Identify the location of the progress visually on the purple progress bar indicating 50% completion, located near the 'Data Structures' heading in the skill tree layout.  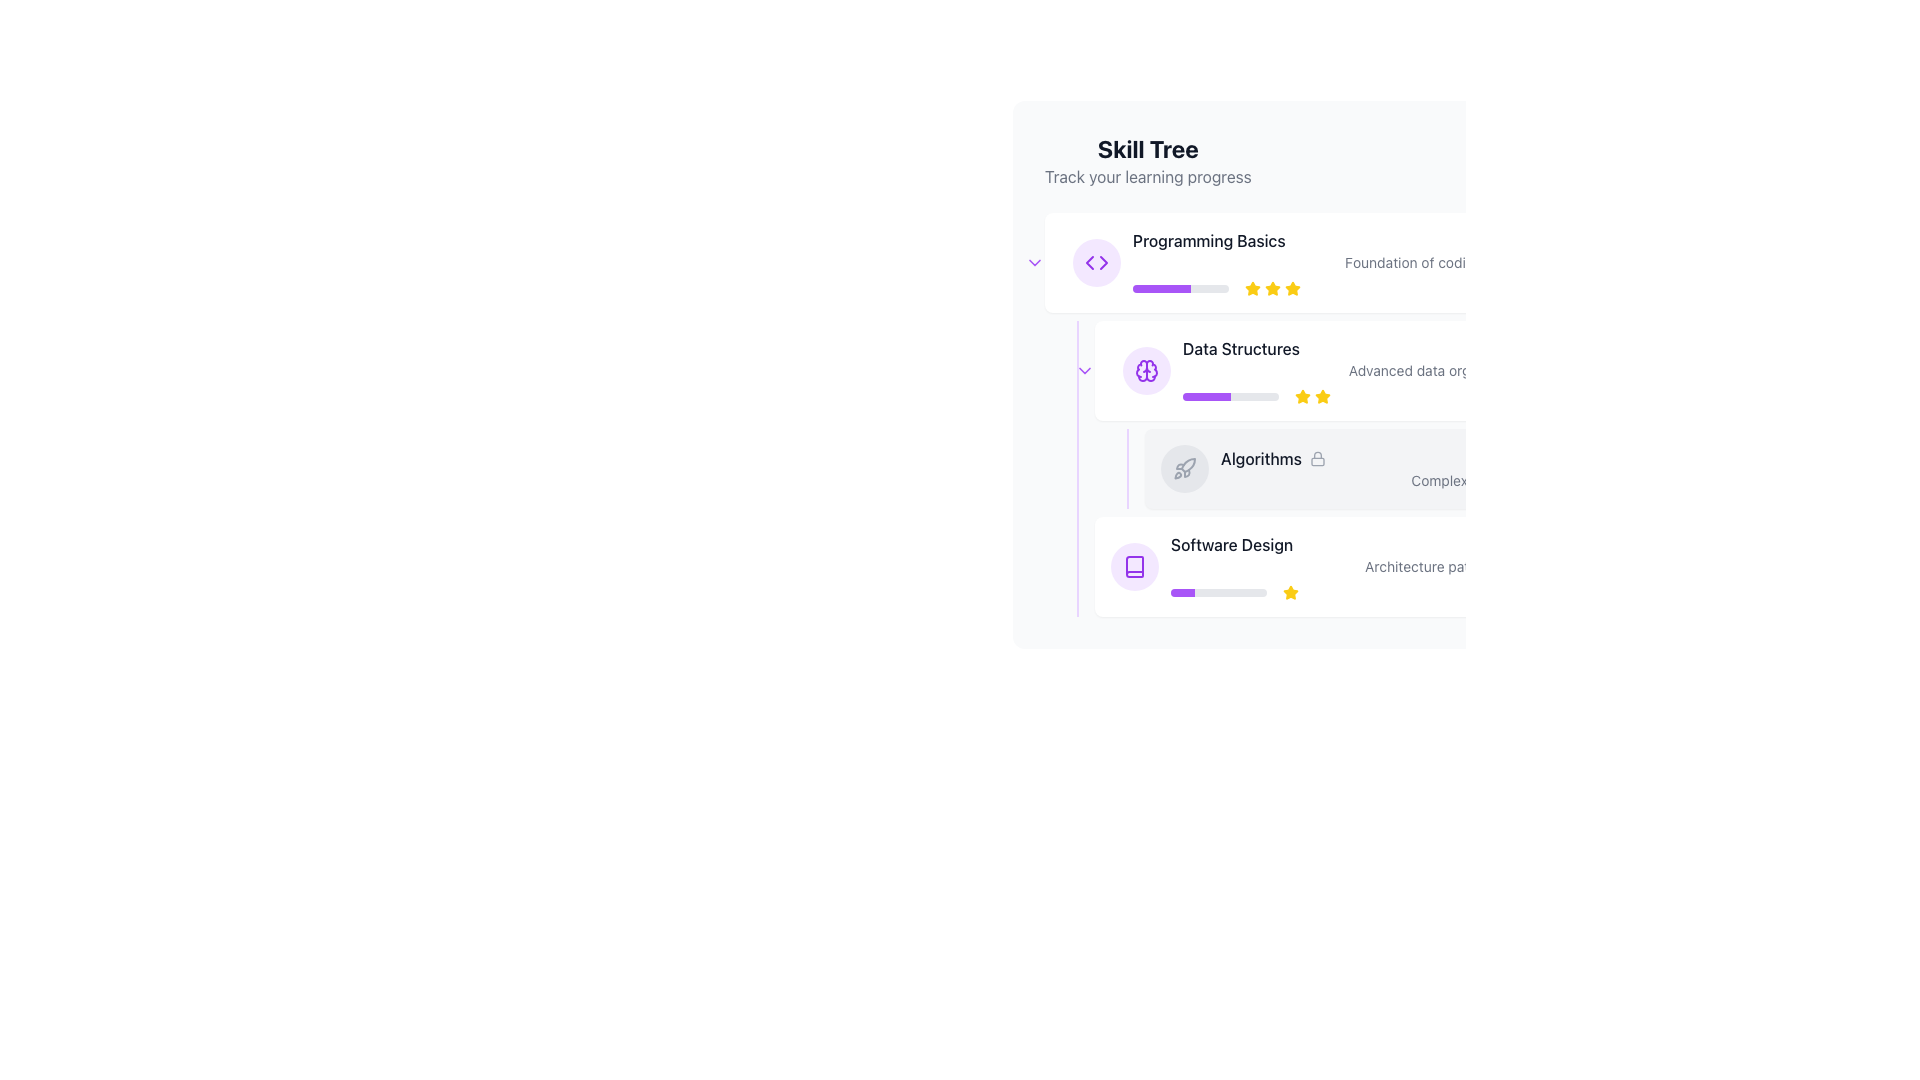
(1205, 397).